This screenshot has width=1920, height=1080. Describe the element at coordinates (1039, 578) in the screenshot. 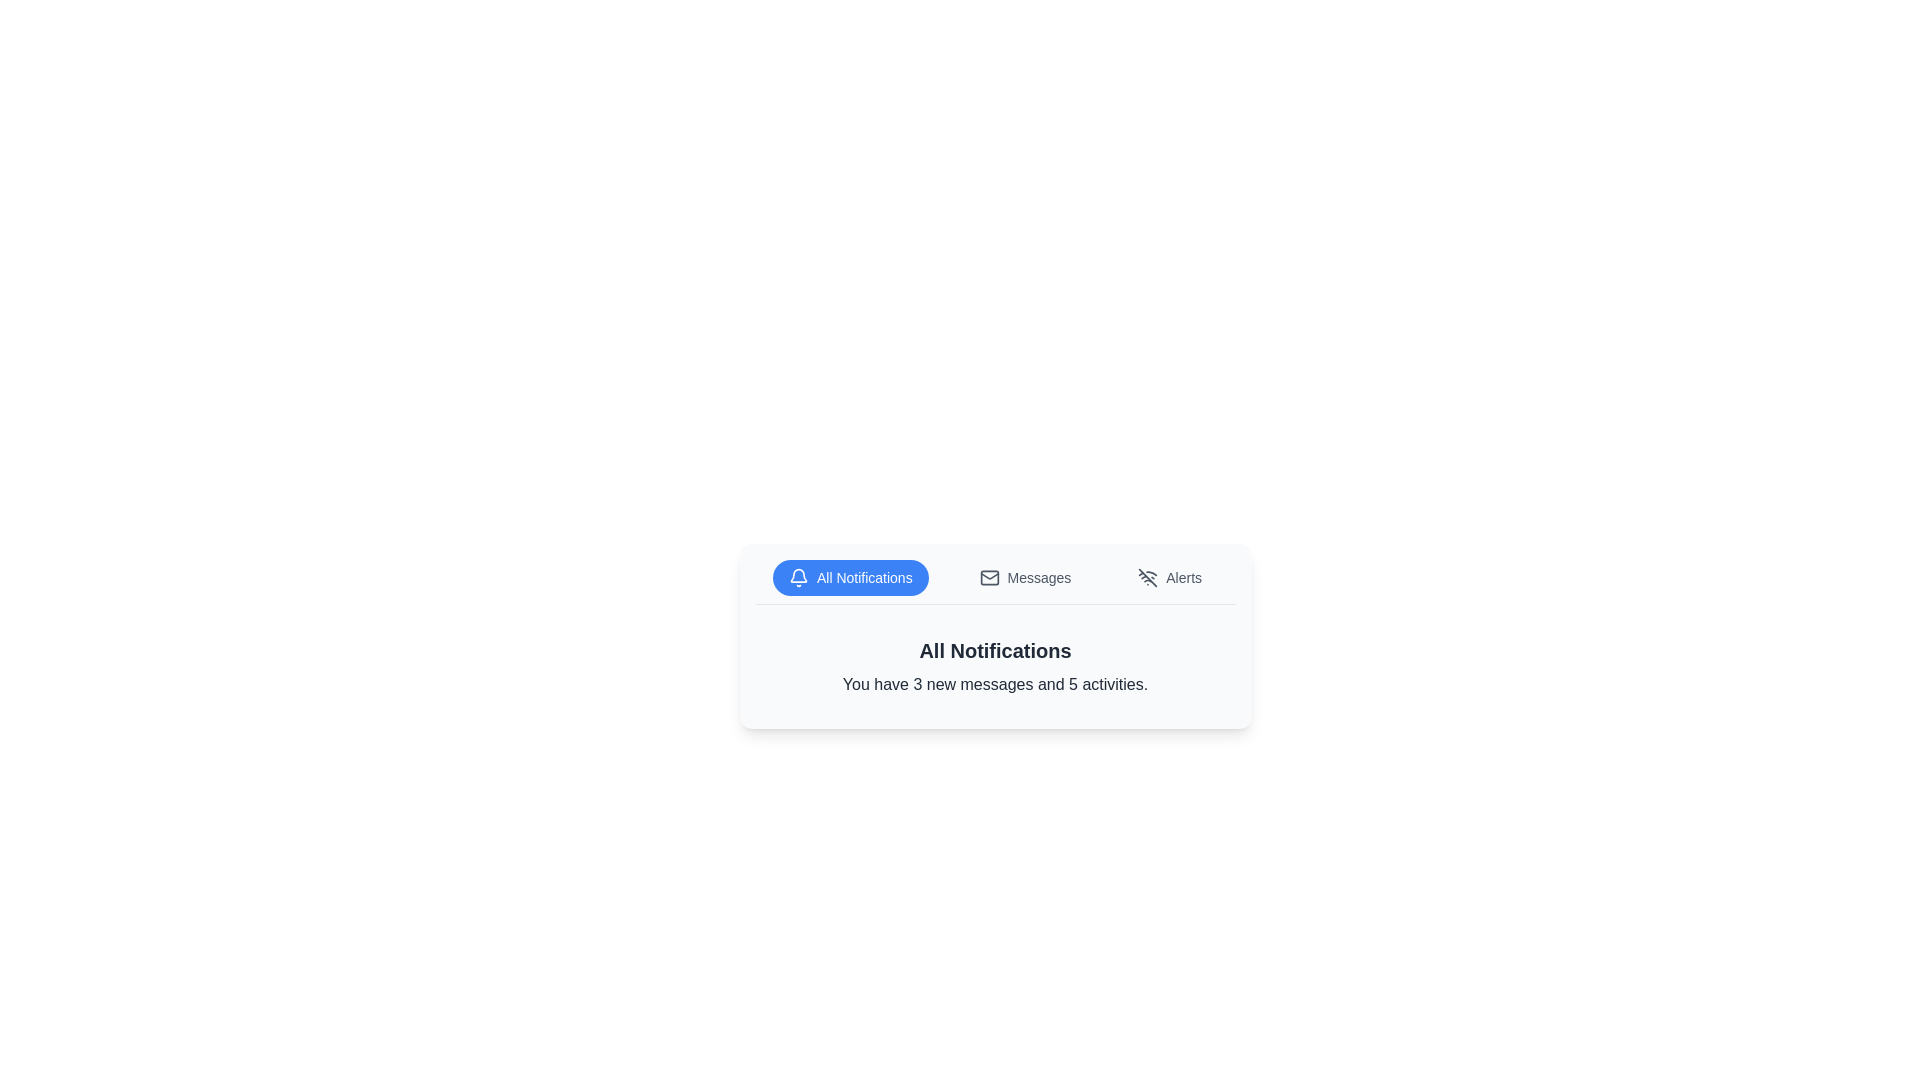

I see `the 'Messages' text label, which is styled in dark gray within a toolbar, located centrally between a mail icon and an 'Alerts' label` at that location.